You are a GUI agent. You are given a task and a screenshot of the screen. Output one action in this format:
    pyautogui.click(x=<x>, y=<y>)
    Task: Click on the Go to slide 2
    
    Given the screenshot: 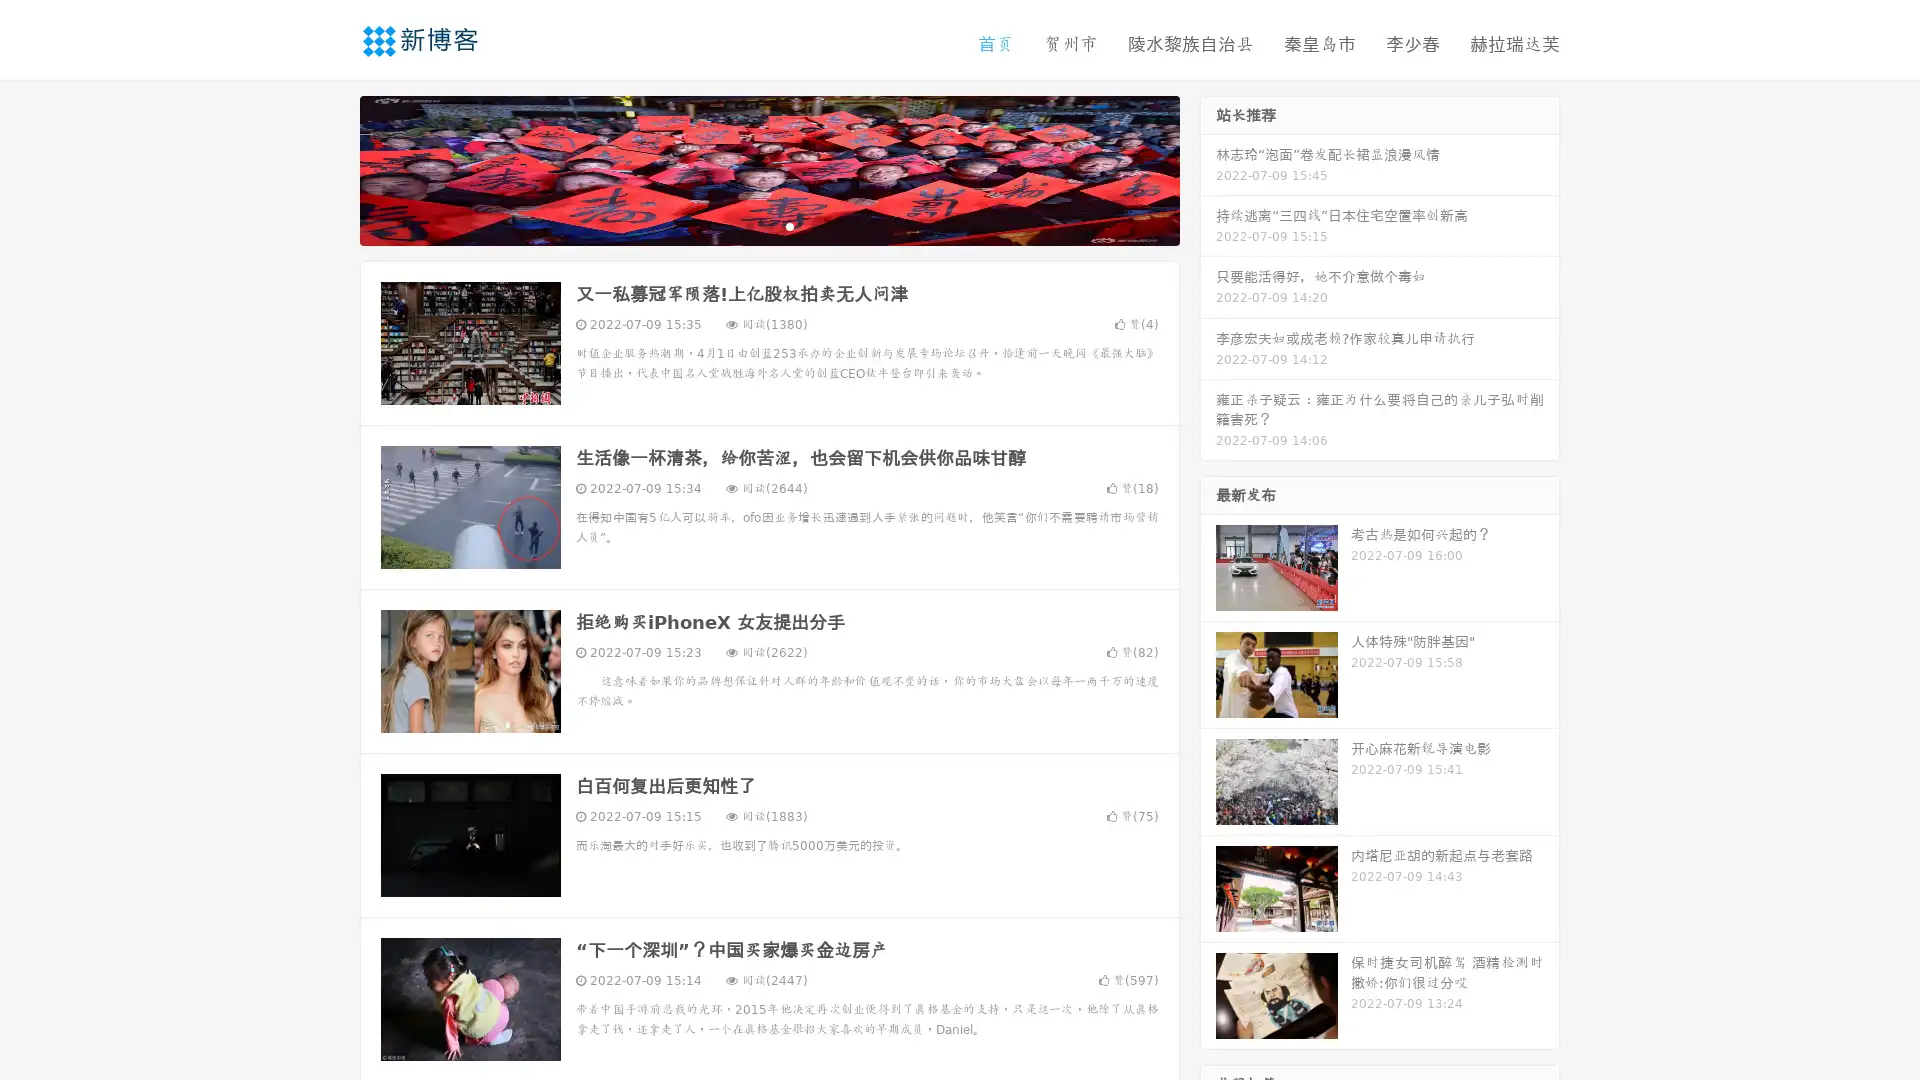 What is the action you would take?
    pyautogui.click(x=768, y=225)
    